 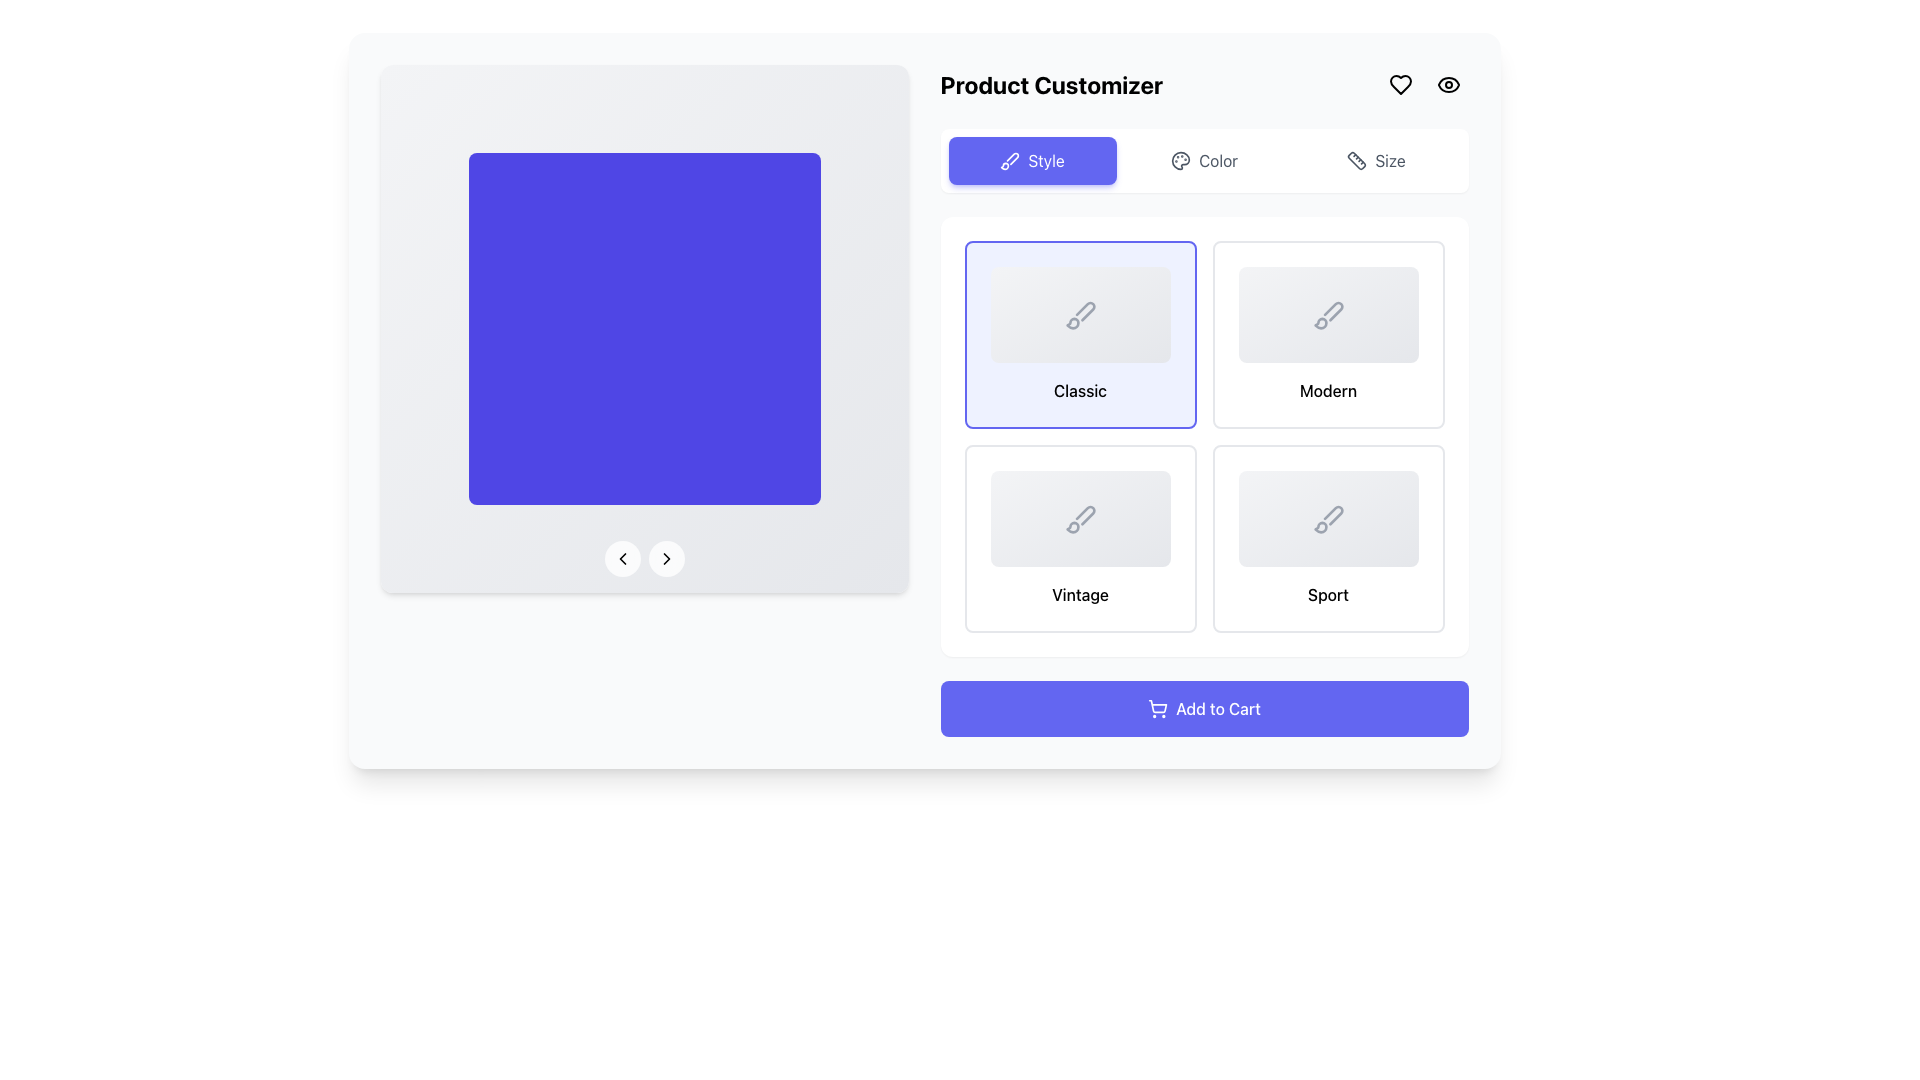 What do you see at coordinates (1079, 315) in the screenshot?
I see `the inactive paintbrush icon located in the 'Classic' option box, which is the top-left style option among four styles labeled 'Style', 'Color', and 'Size'` at bounding box center [1079, 315].